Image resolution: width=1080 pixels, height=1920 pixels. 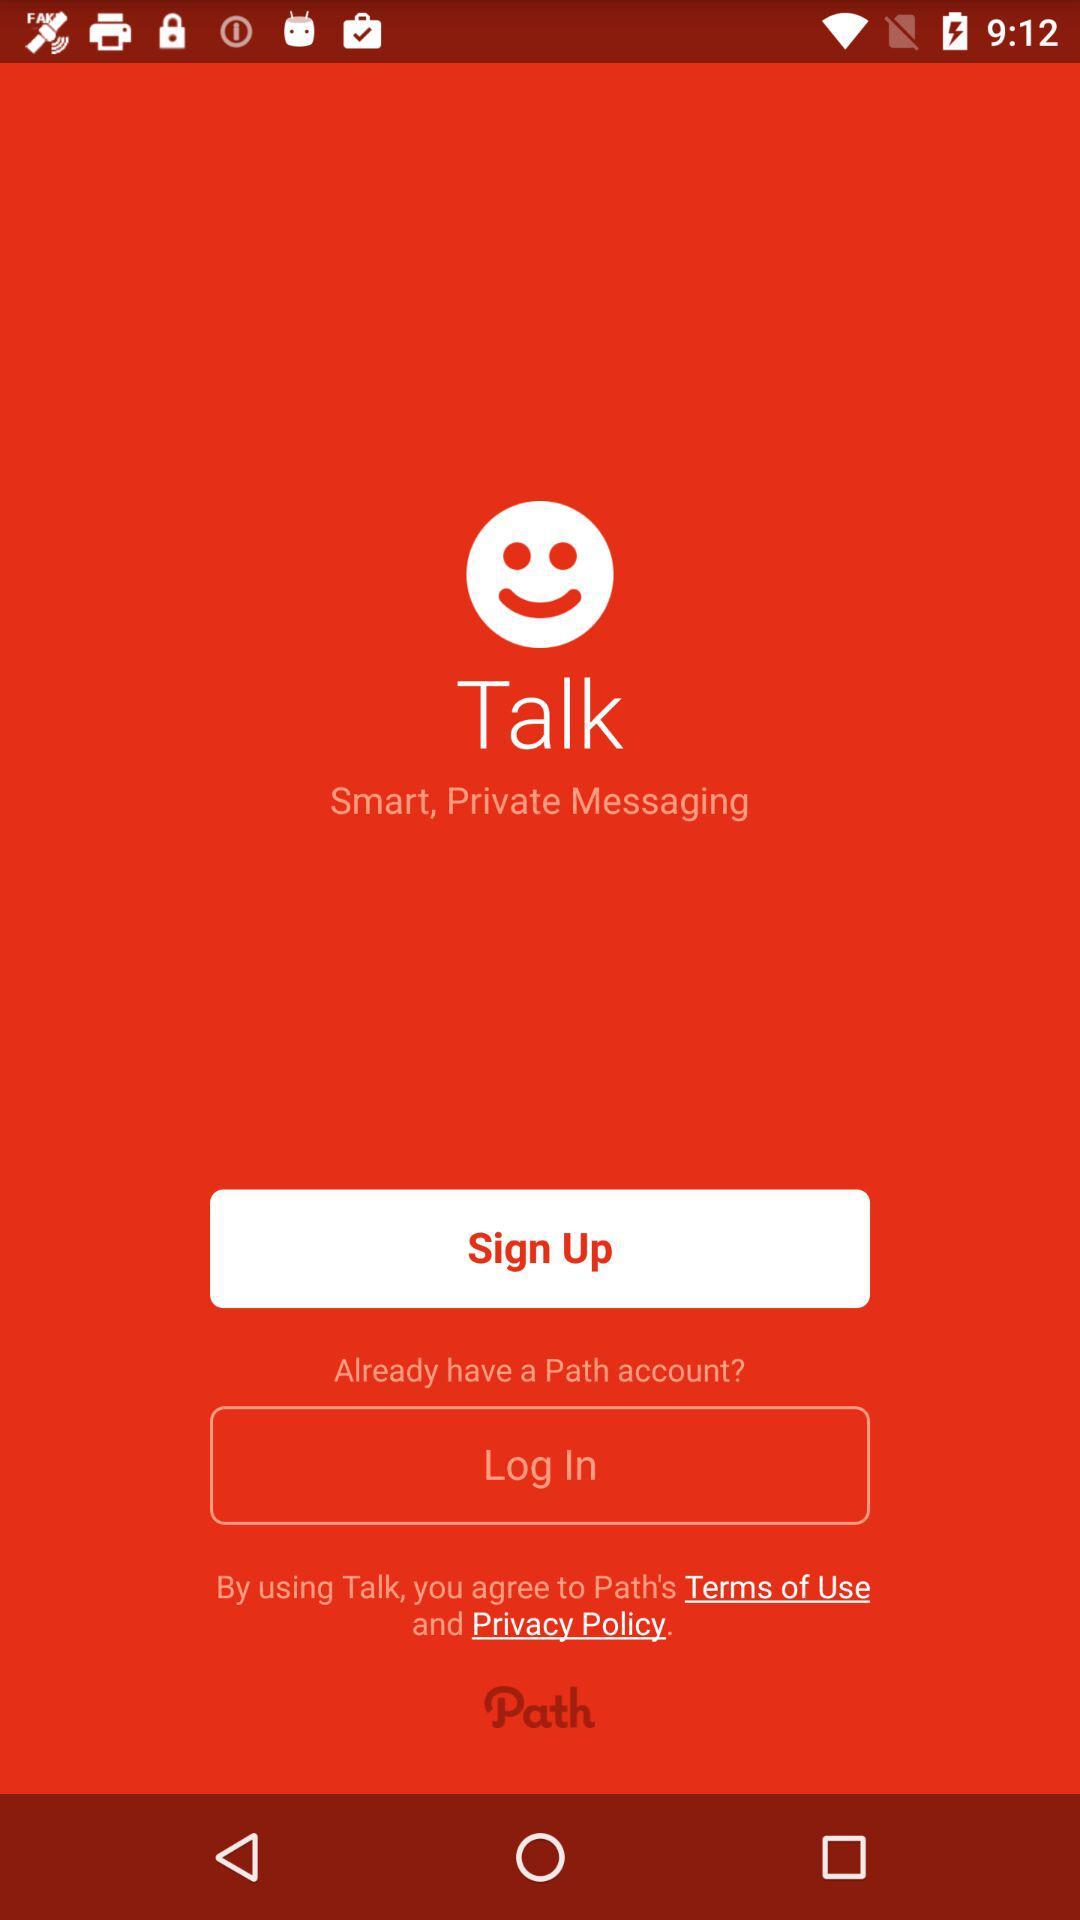 What do you see at coordinates (540, 1247) in the screenshot?
I see `the item below the smart, private messaging` at bounding box center [540, 1247].